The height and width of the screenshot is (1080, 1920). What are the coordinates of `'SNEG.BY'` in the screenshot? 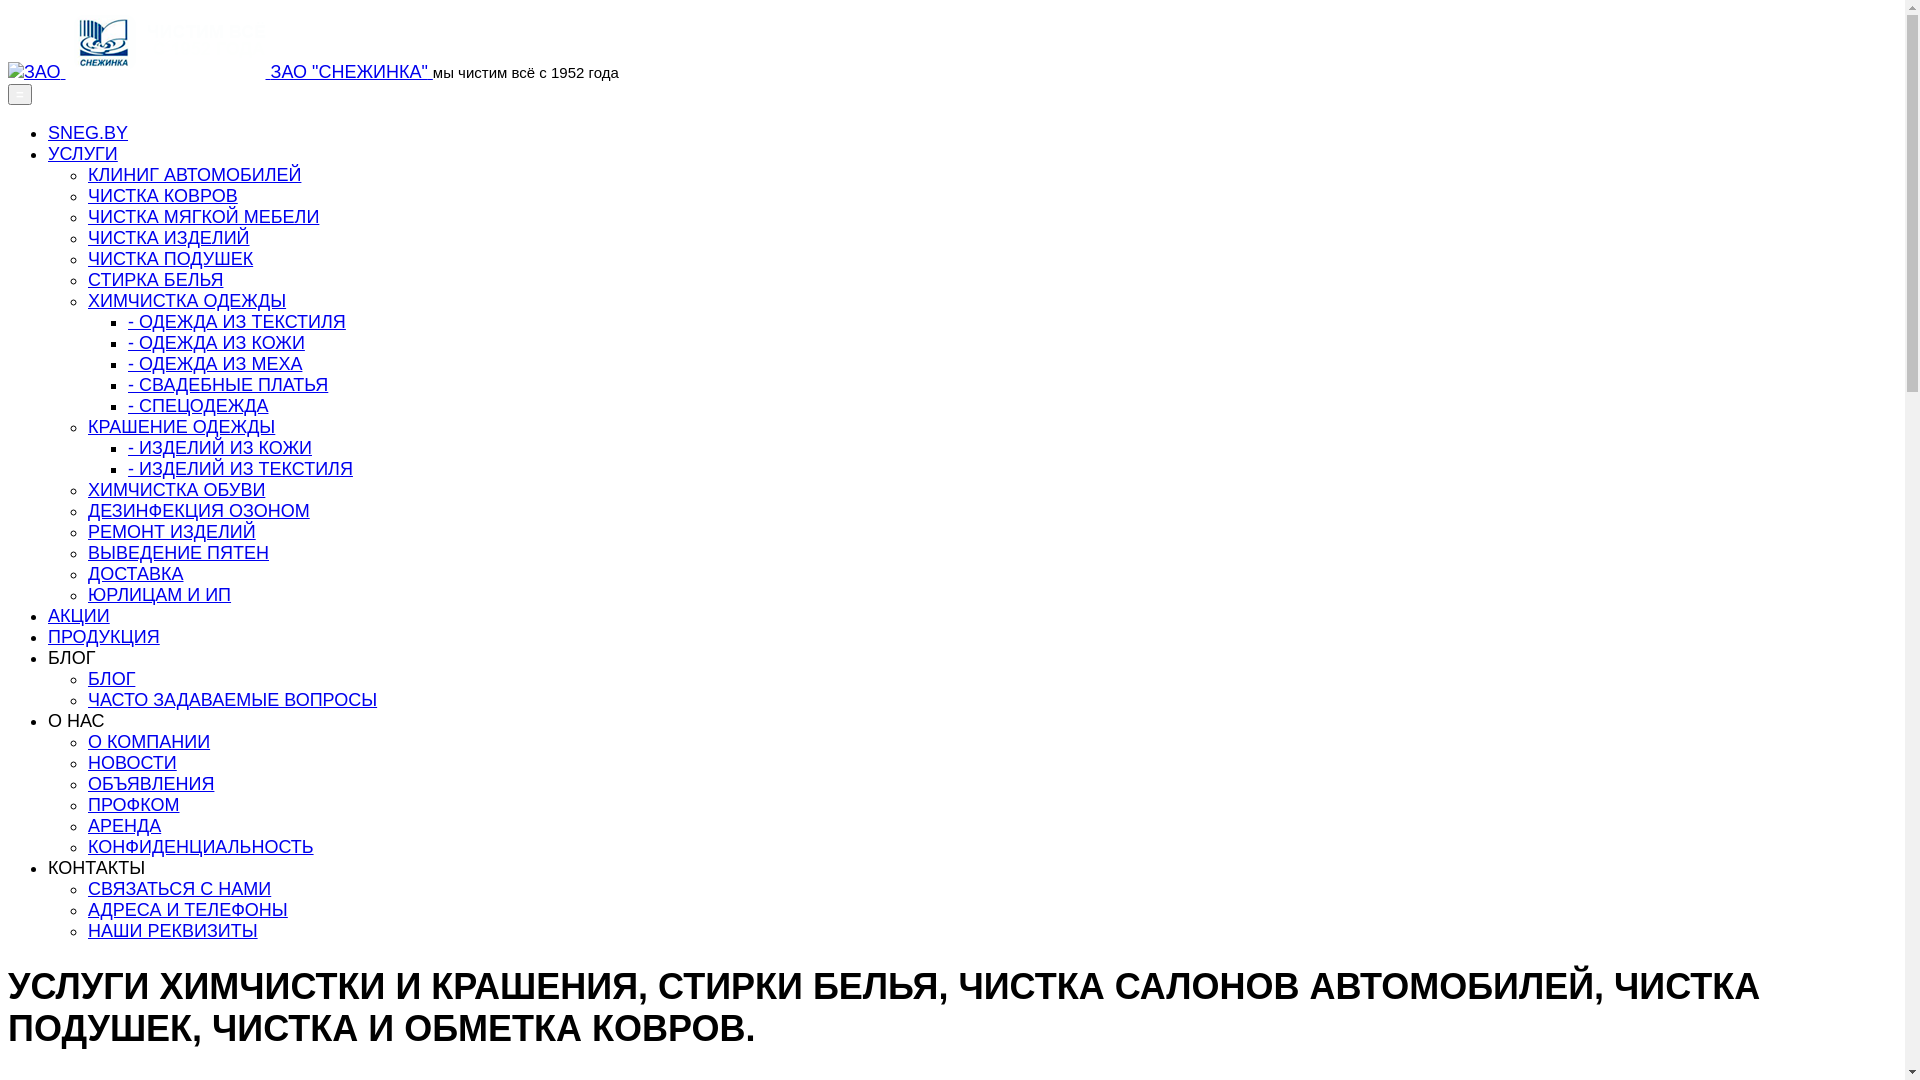 It's located at (86, 132).